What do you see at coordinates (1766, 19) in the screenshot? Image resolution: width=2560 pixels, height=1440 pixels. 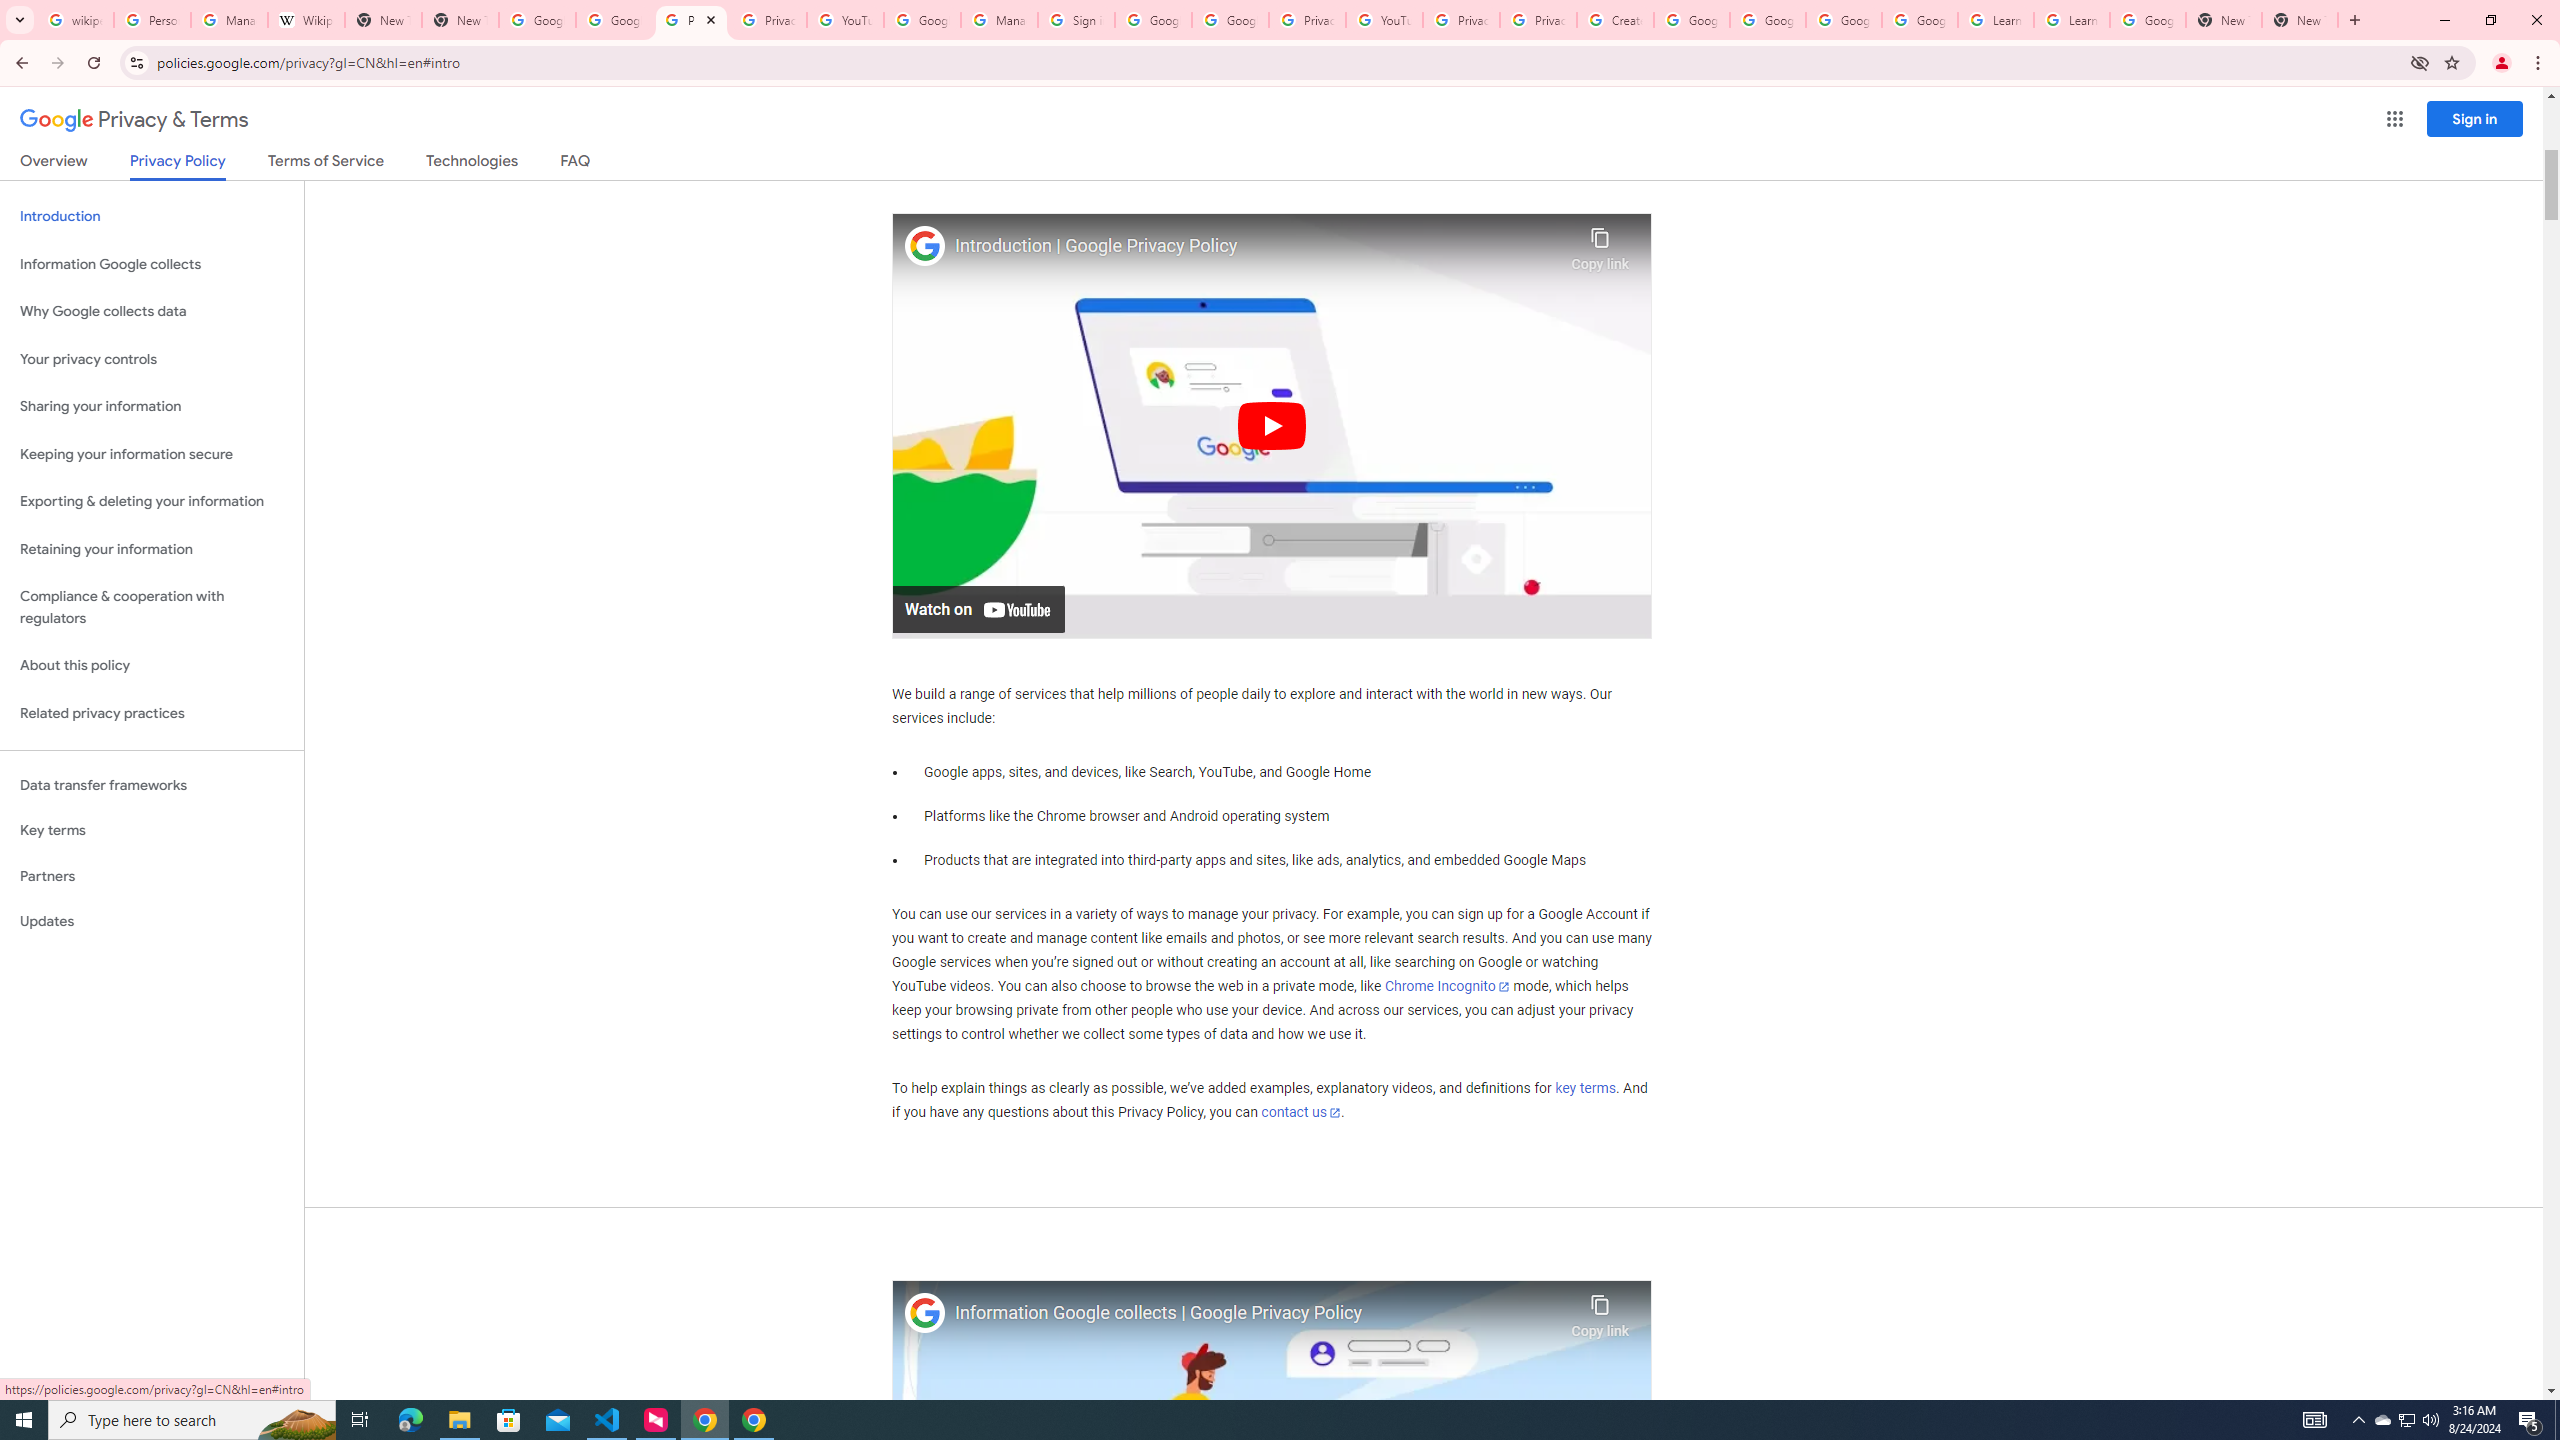 I see `'Google Account Help'` at bounding box center [1766, 19].